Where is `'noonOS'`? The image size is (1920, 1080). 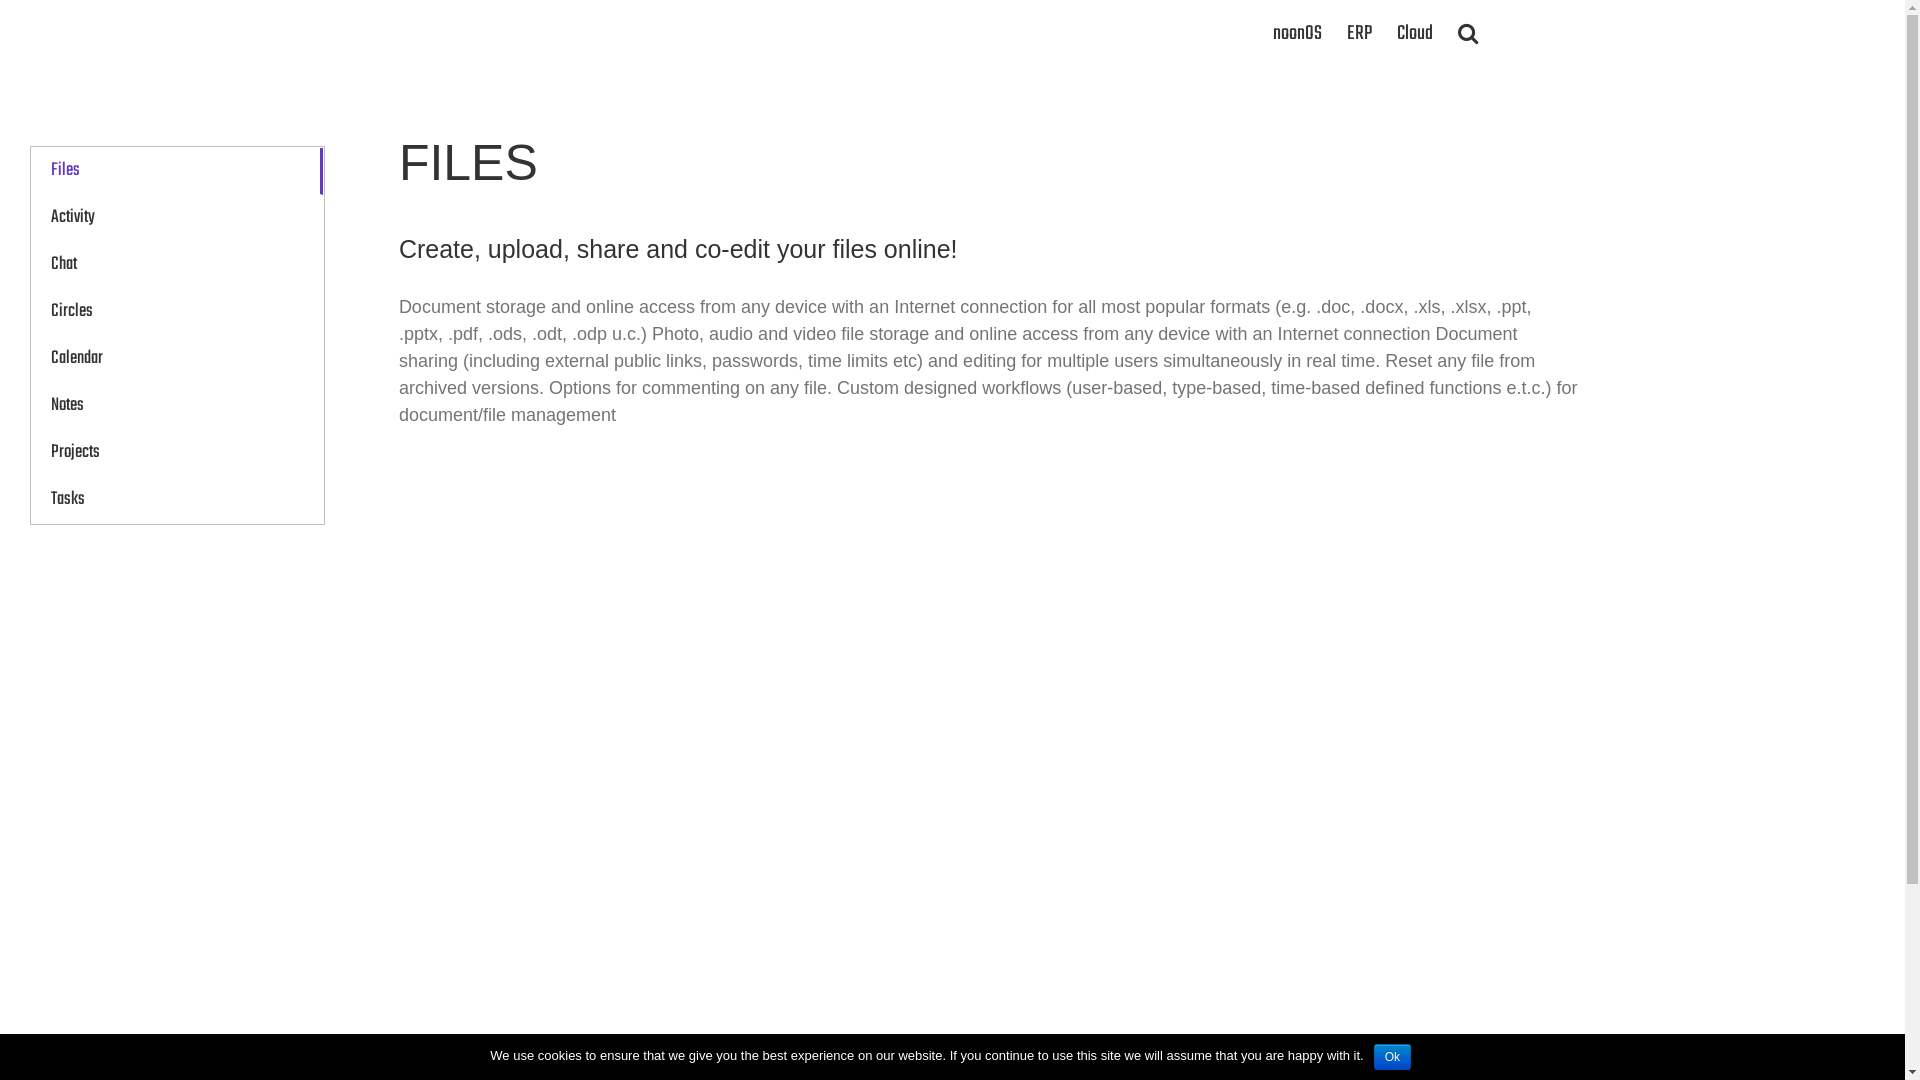
'noonOS' is located at coordinates (1296, 31).